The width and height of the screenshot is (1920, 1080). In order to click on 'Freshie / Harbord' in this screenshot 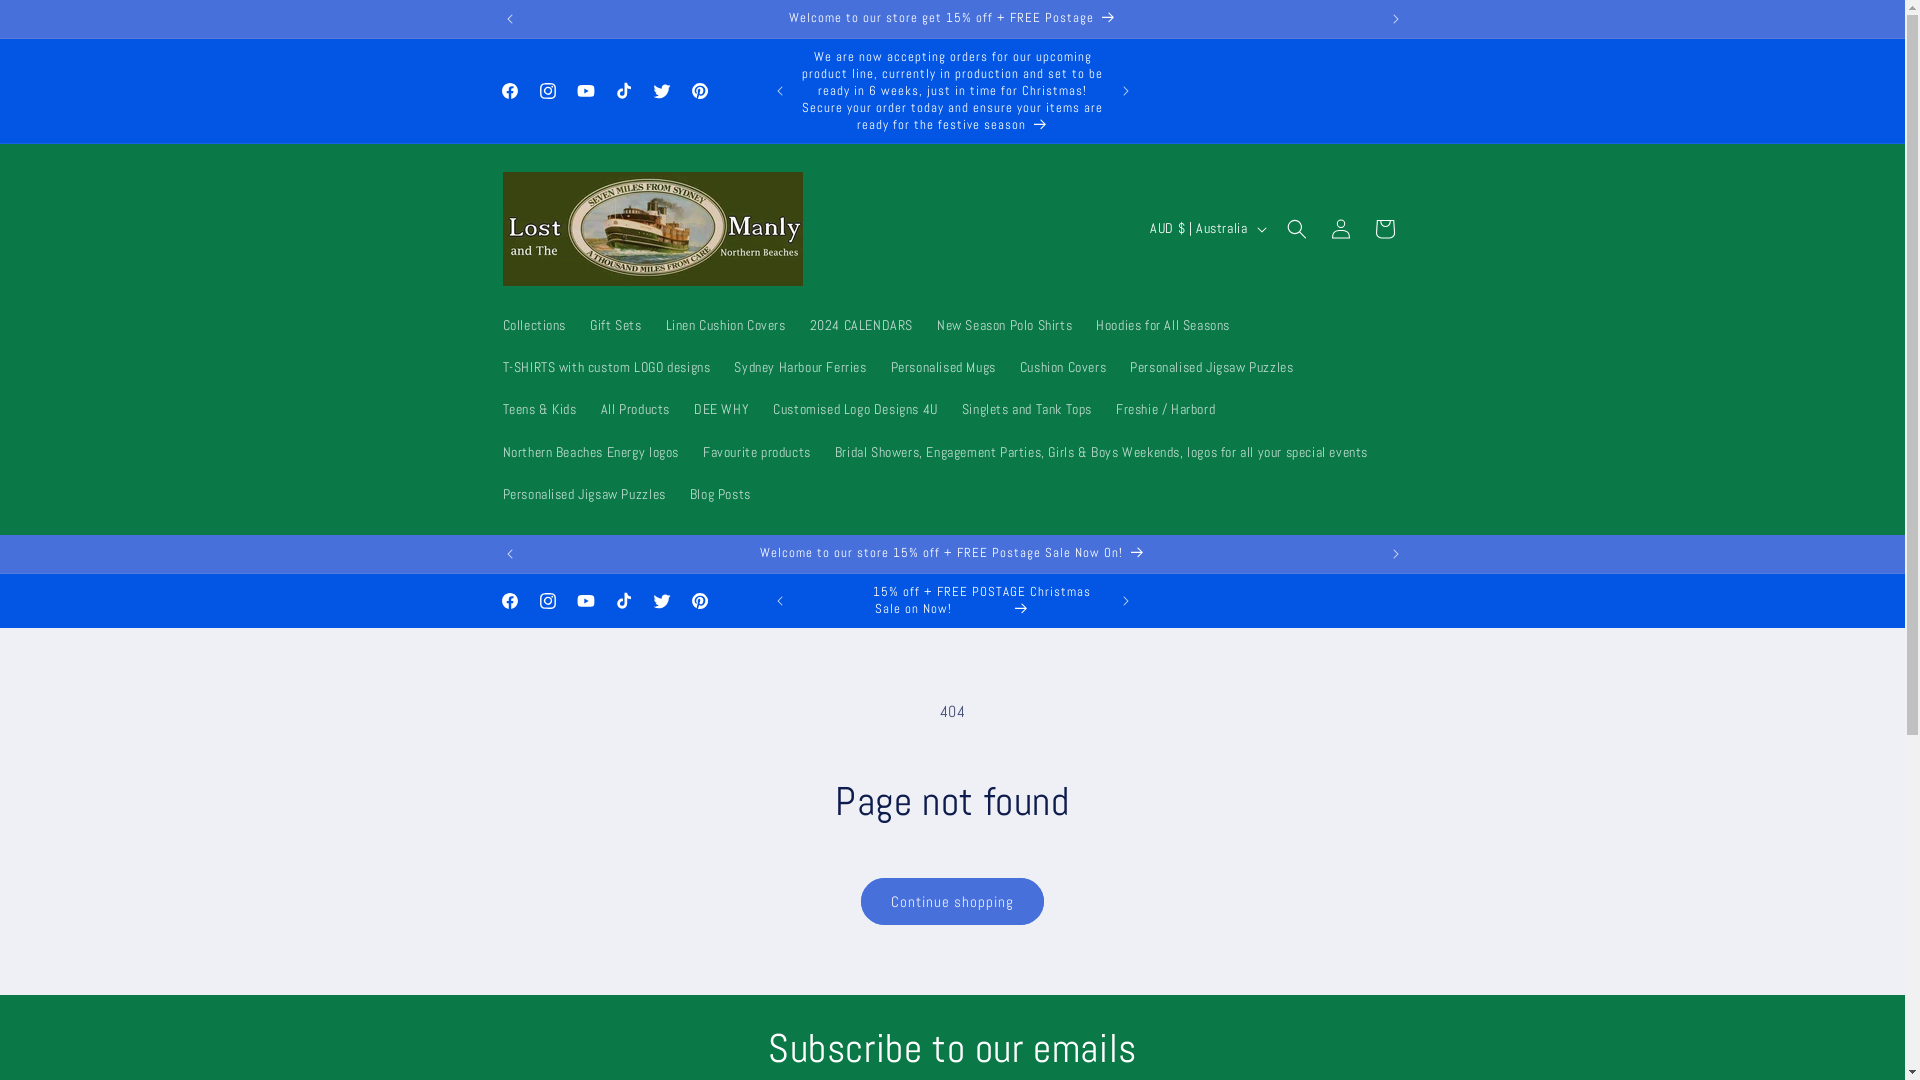, I will do `click(1165, 407)`.